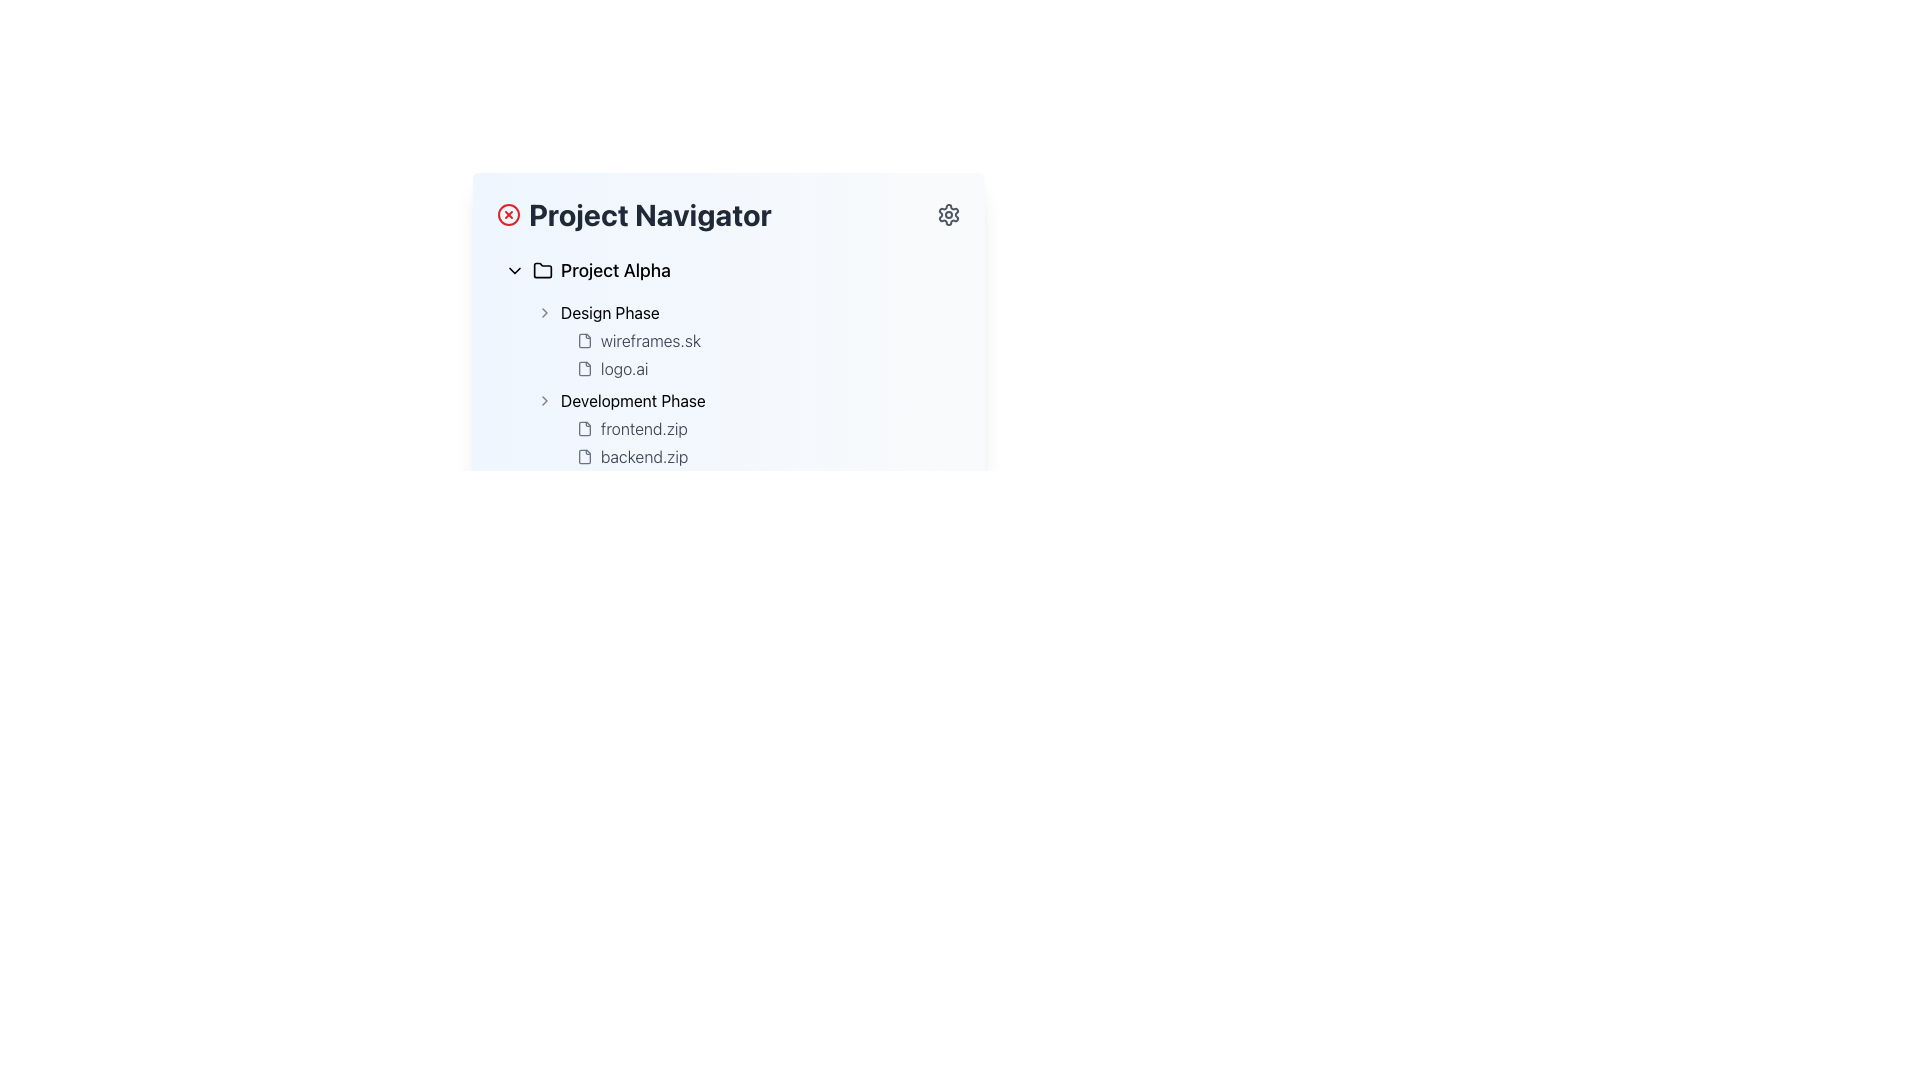 This screenshot has width=1920, height=1080. I want to click on the gear icon located at the upper-right corner of the 'Project Navigator' interface, so click(948, 215).